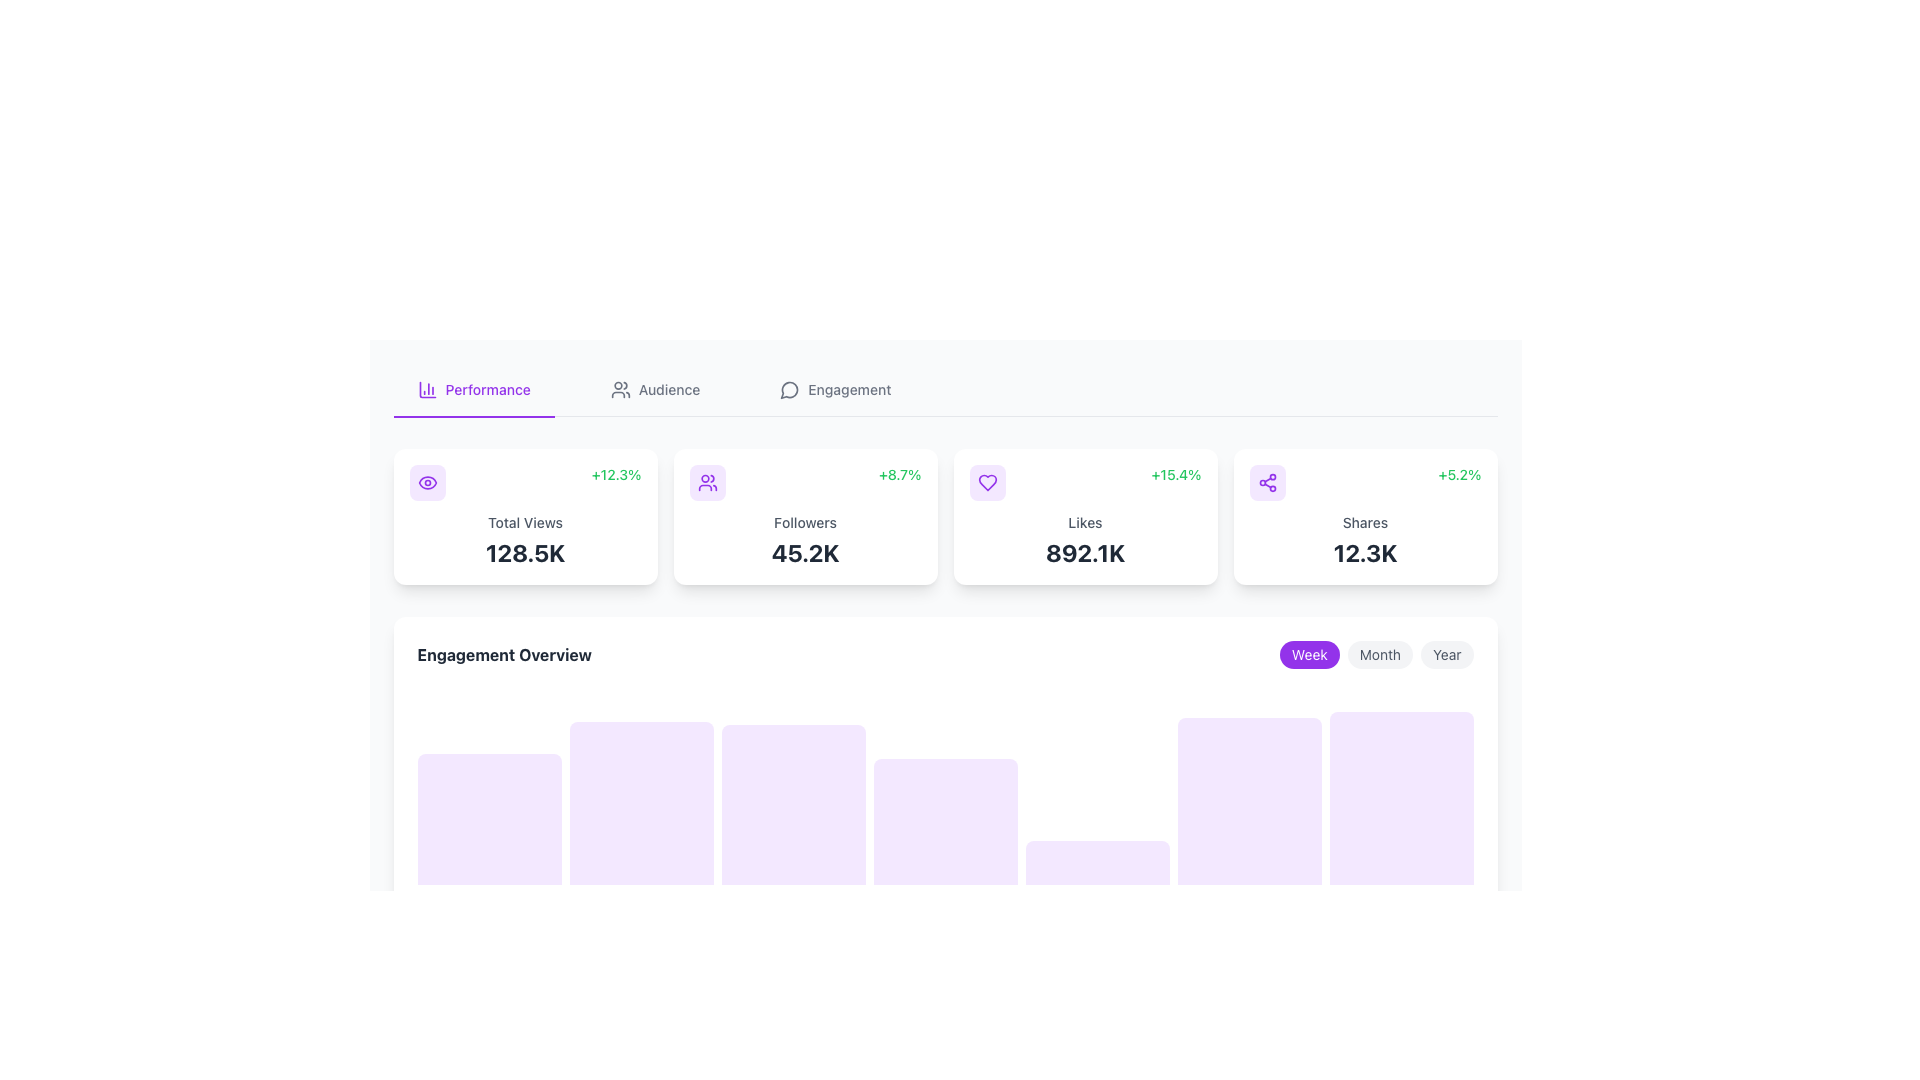 The image size is (1920, 1080). What do you see at coordinates (1447, 655) in the screenshot?
I see `the 'Year' button, the third button in the group of three ('Week', 'Month', 'Year'), located in the lower section of the interface near the 'Engagement Overview' area to observe the hover effect` at bounding box center [1447, 655].